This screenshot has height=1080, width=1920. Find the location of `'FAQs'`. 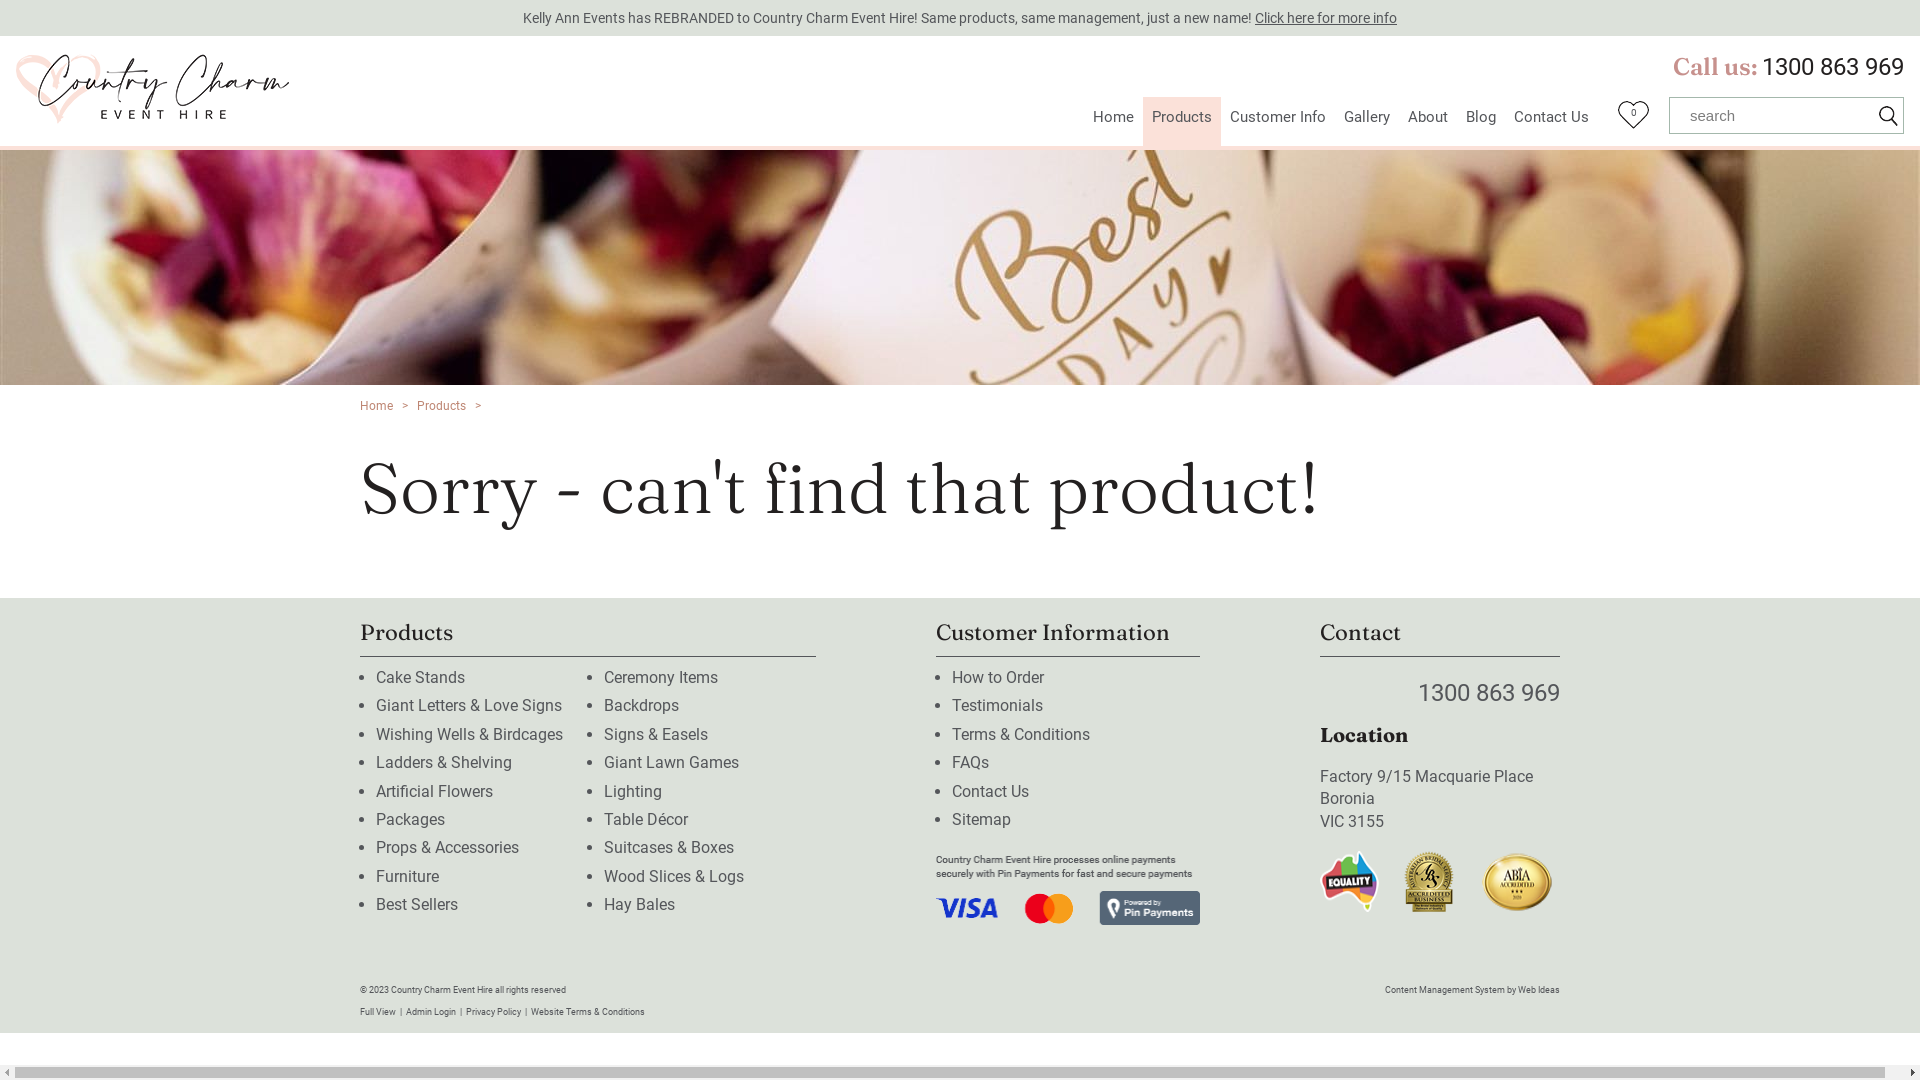

'FAQs' is located at coordinates (970, 762).